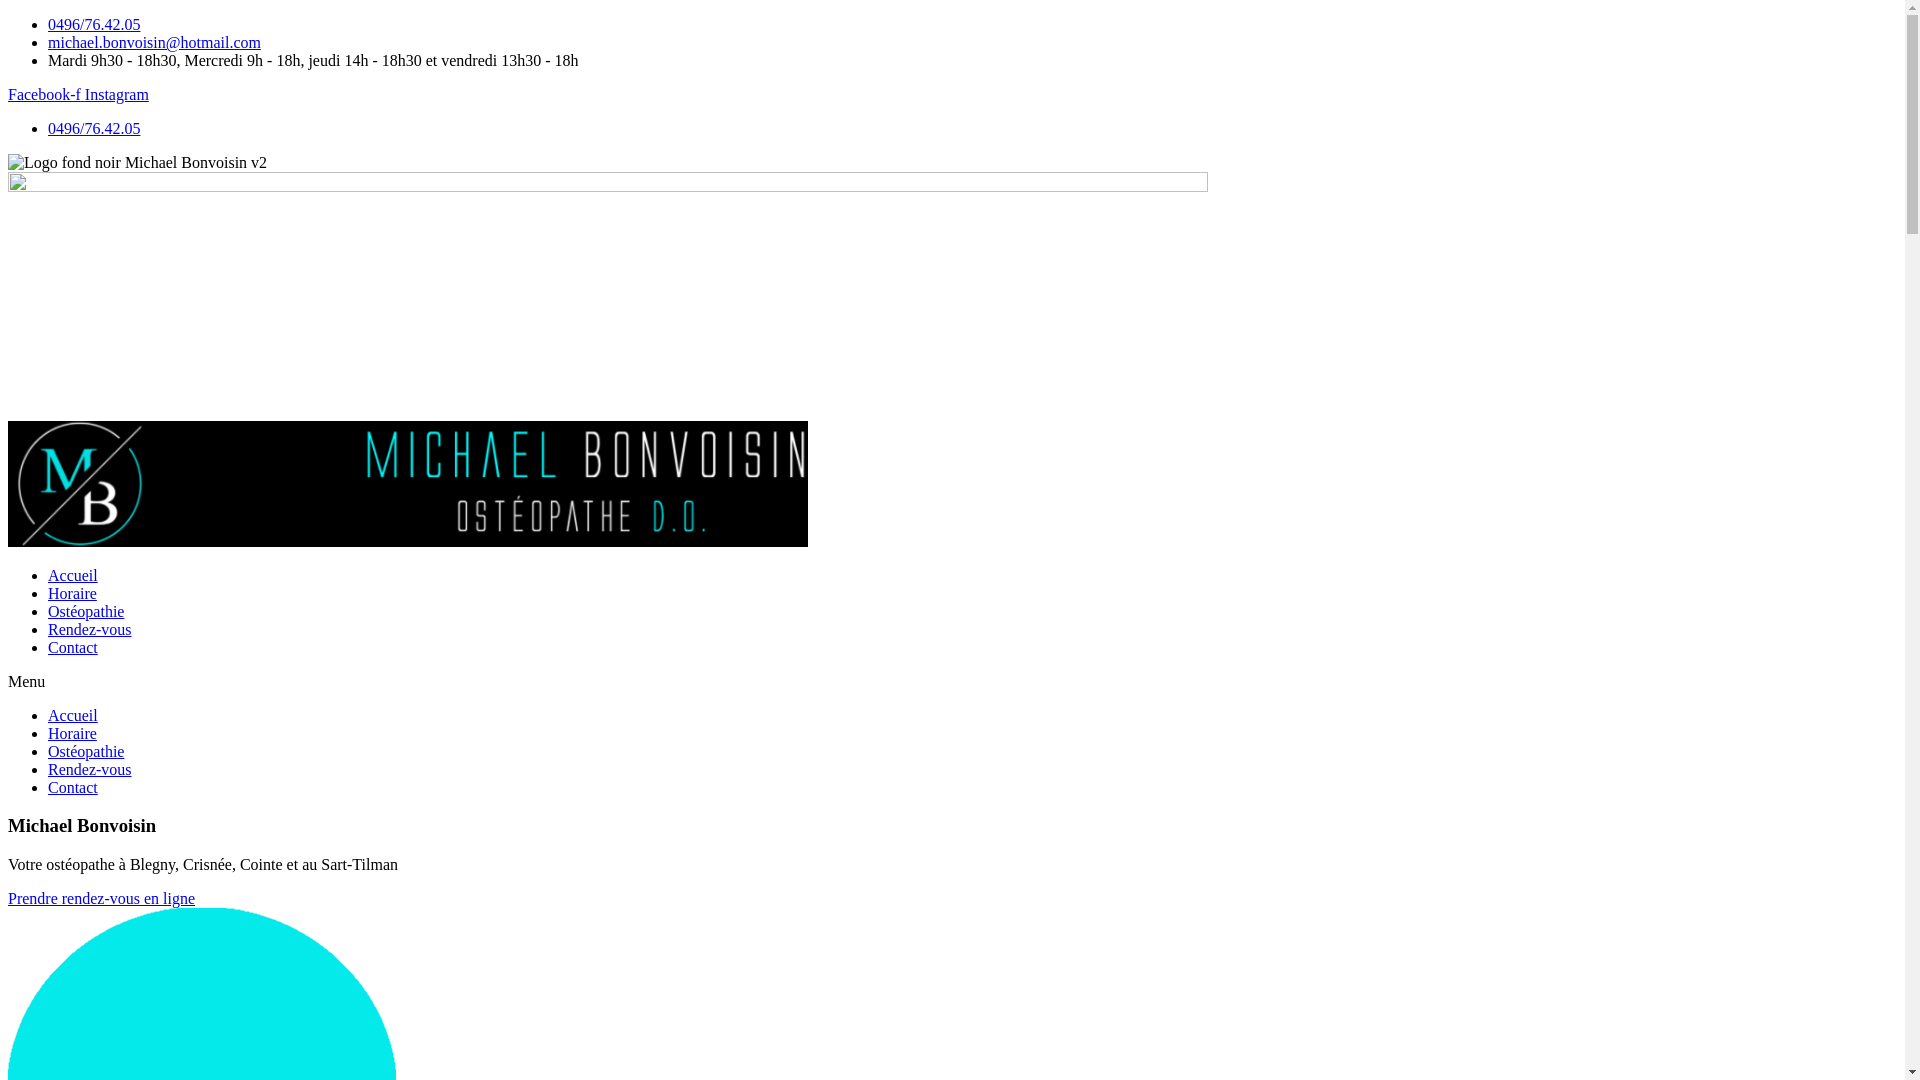  I want to click on 'Aller au contenu', so click(7, 15).